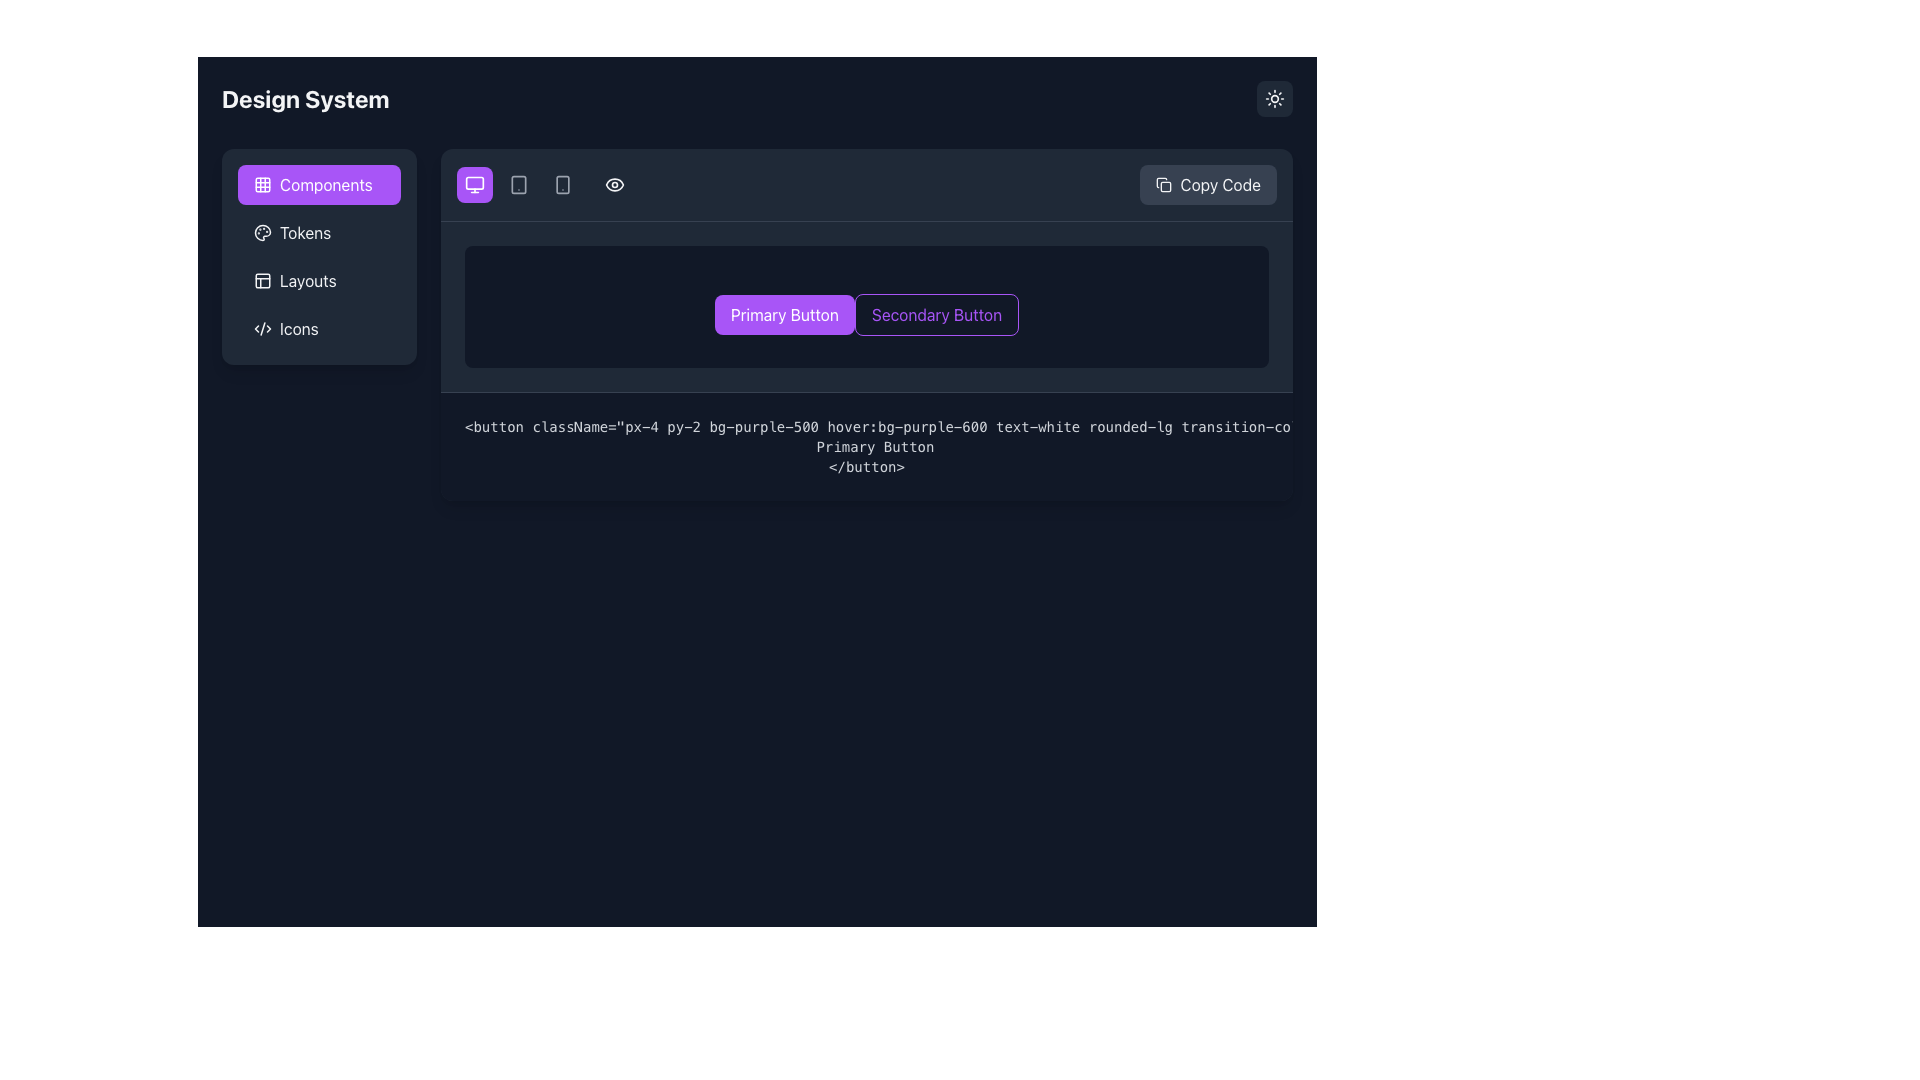  I want to click on the eye-shaped icon button located on the top-right section of the toolbar, so click(613, 185).